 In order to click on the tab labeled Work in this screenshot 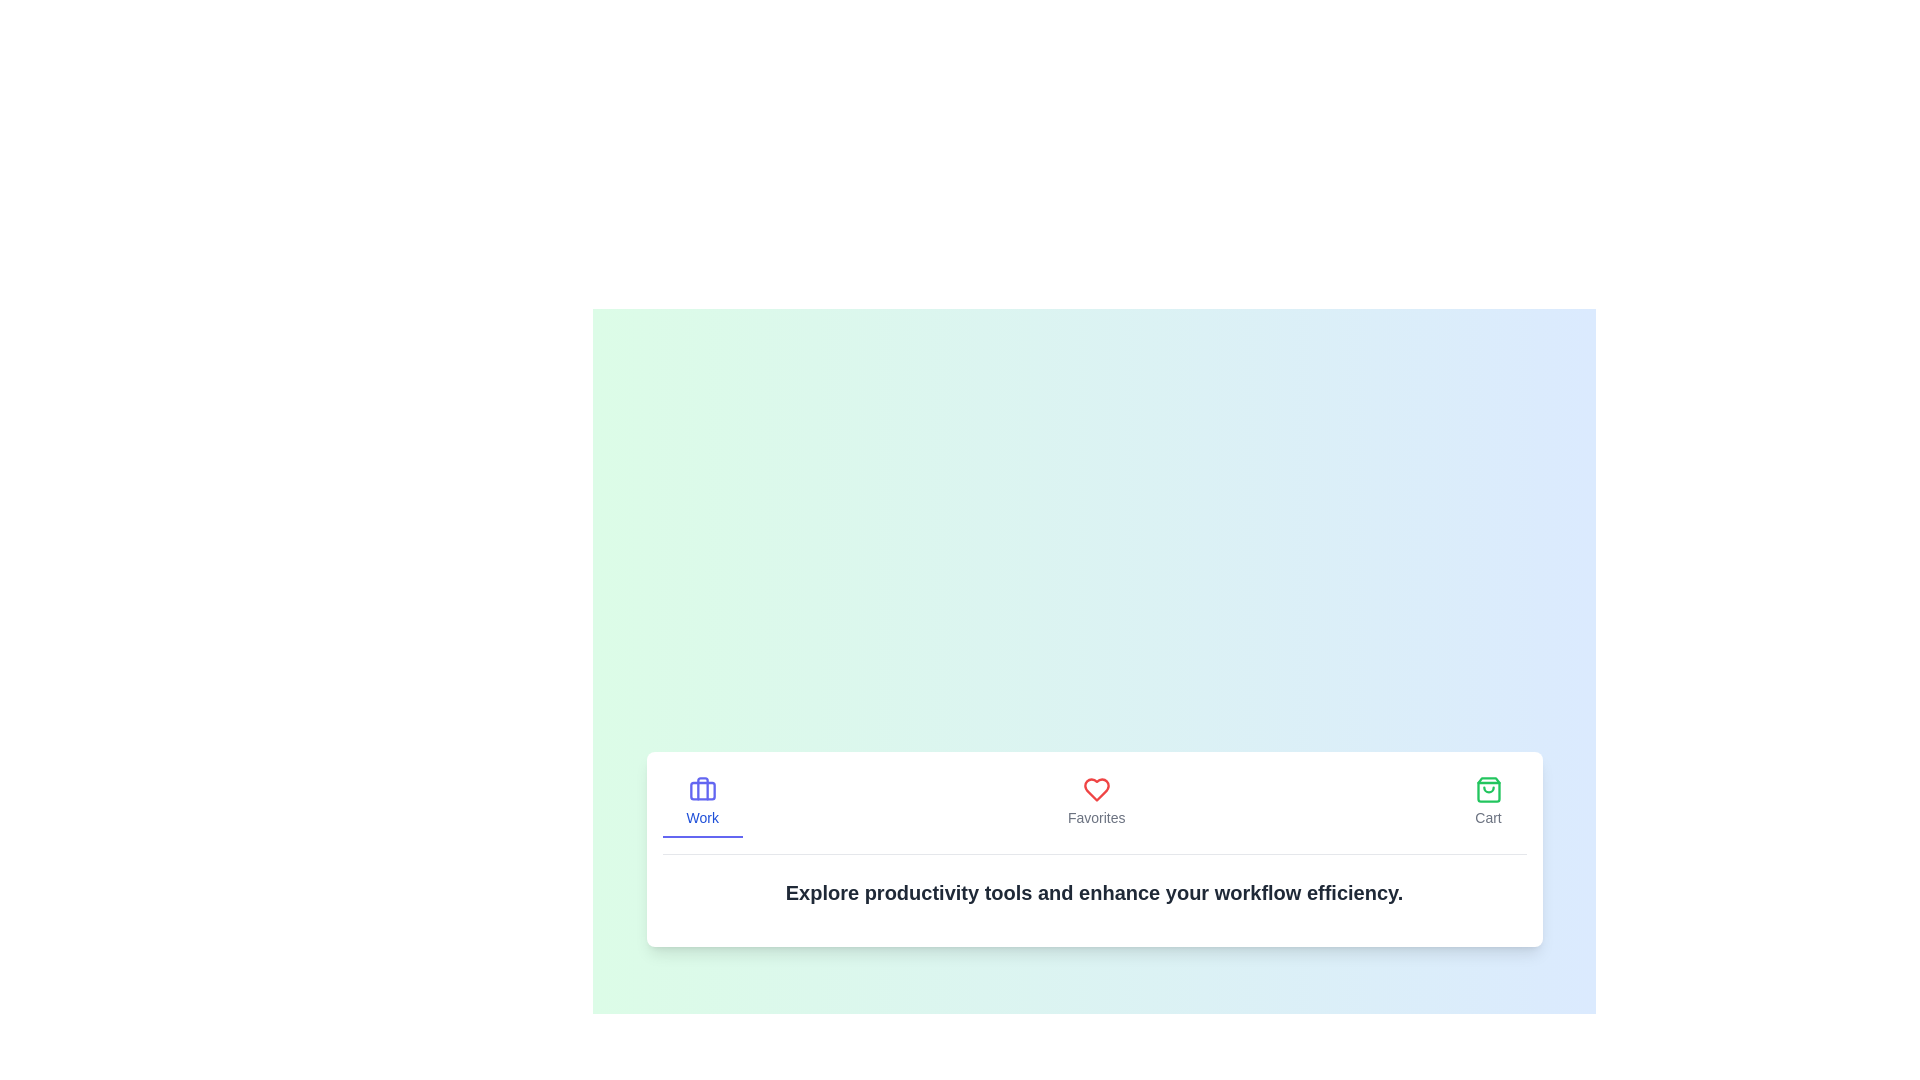, I will do `click(702, 801)`.